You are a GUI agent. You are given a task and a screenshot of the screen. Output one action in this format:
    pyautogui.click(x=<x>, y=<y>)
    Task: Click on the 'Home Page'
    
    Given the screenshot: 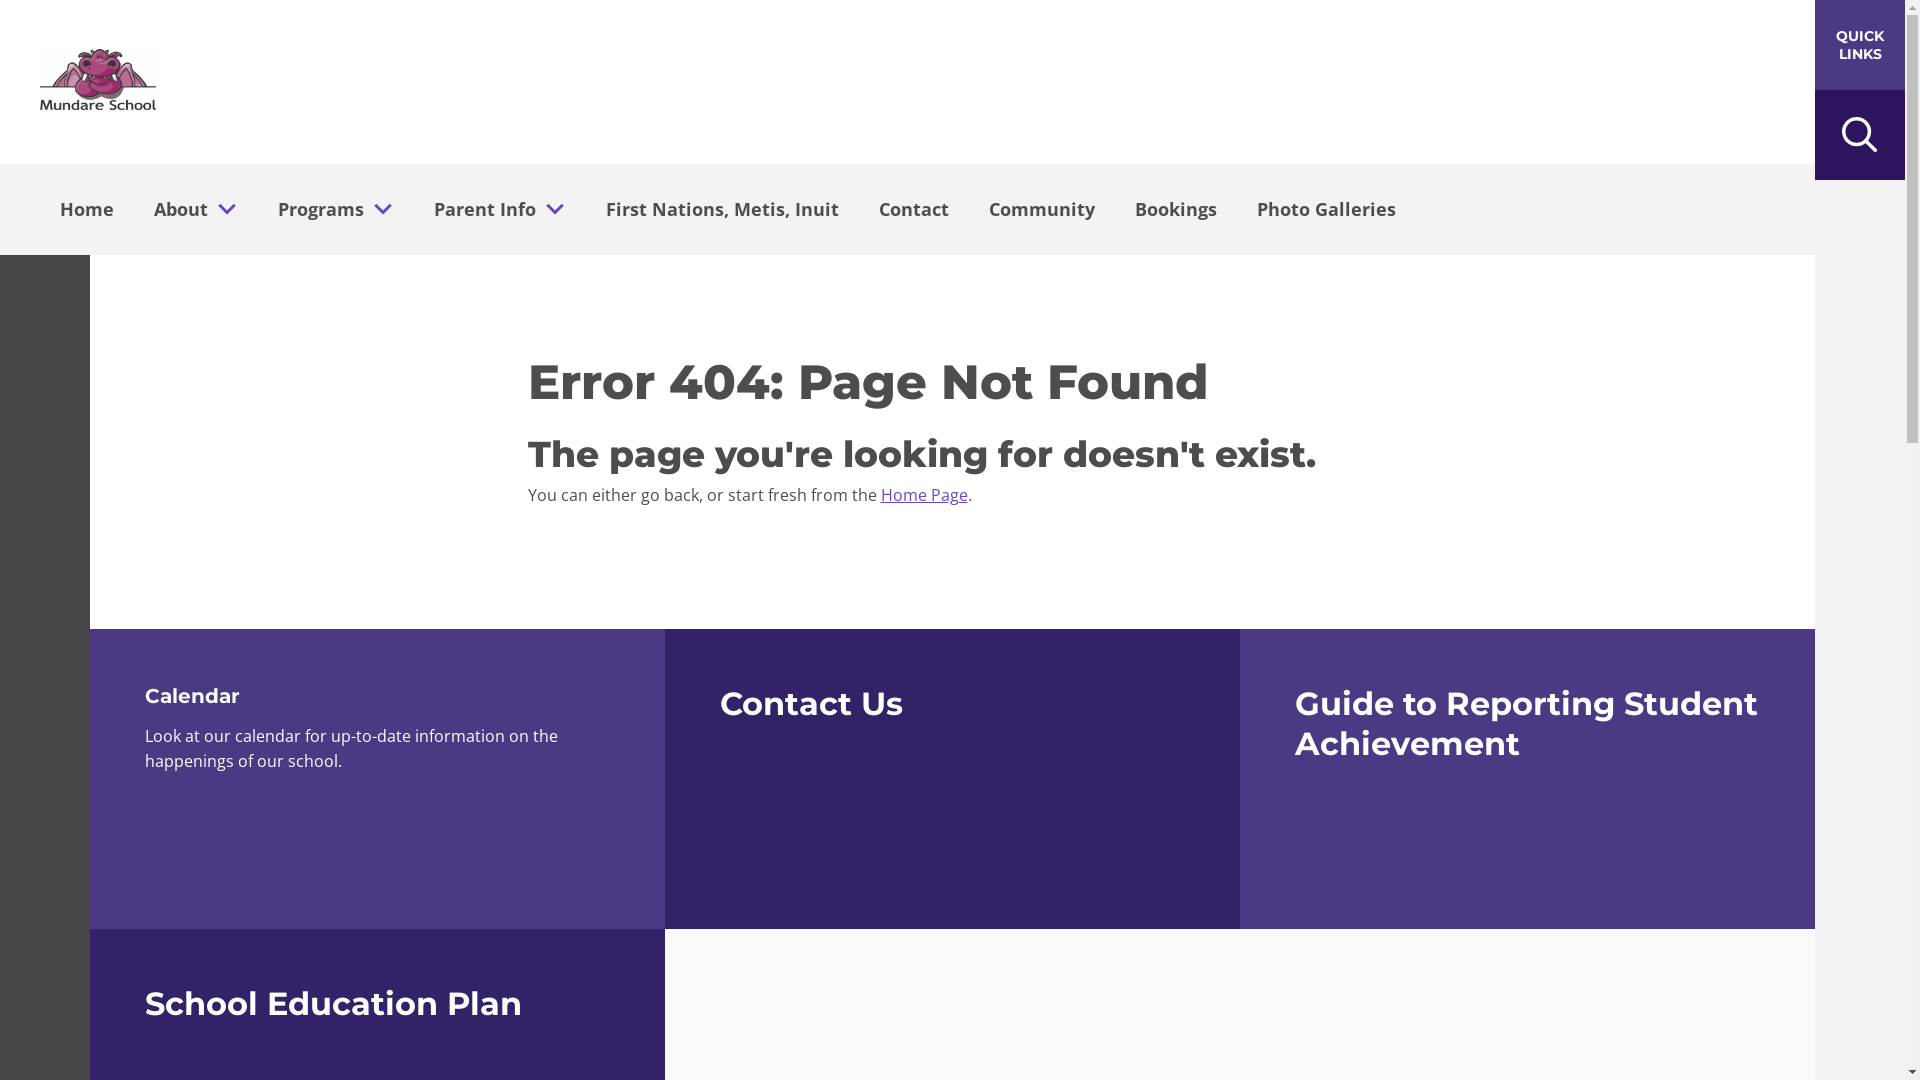 What is the action you would take?
    pyautogui.click(x=922, y=494)
    